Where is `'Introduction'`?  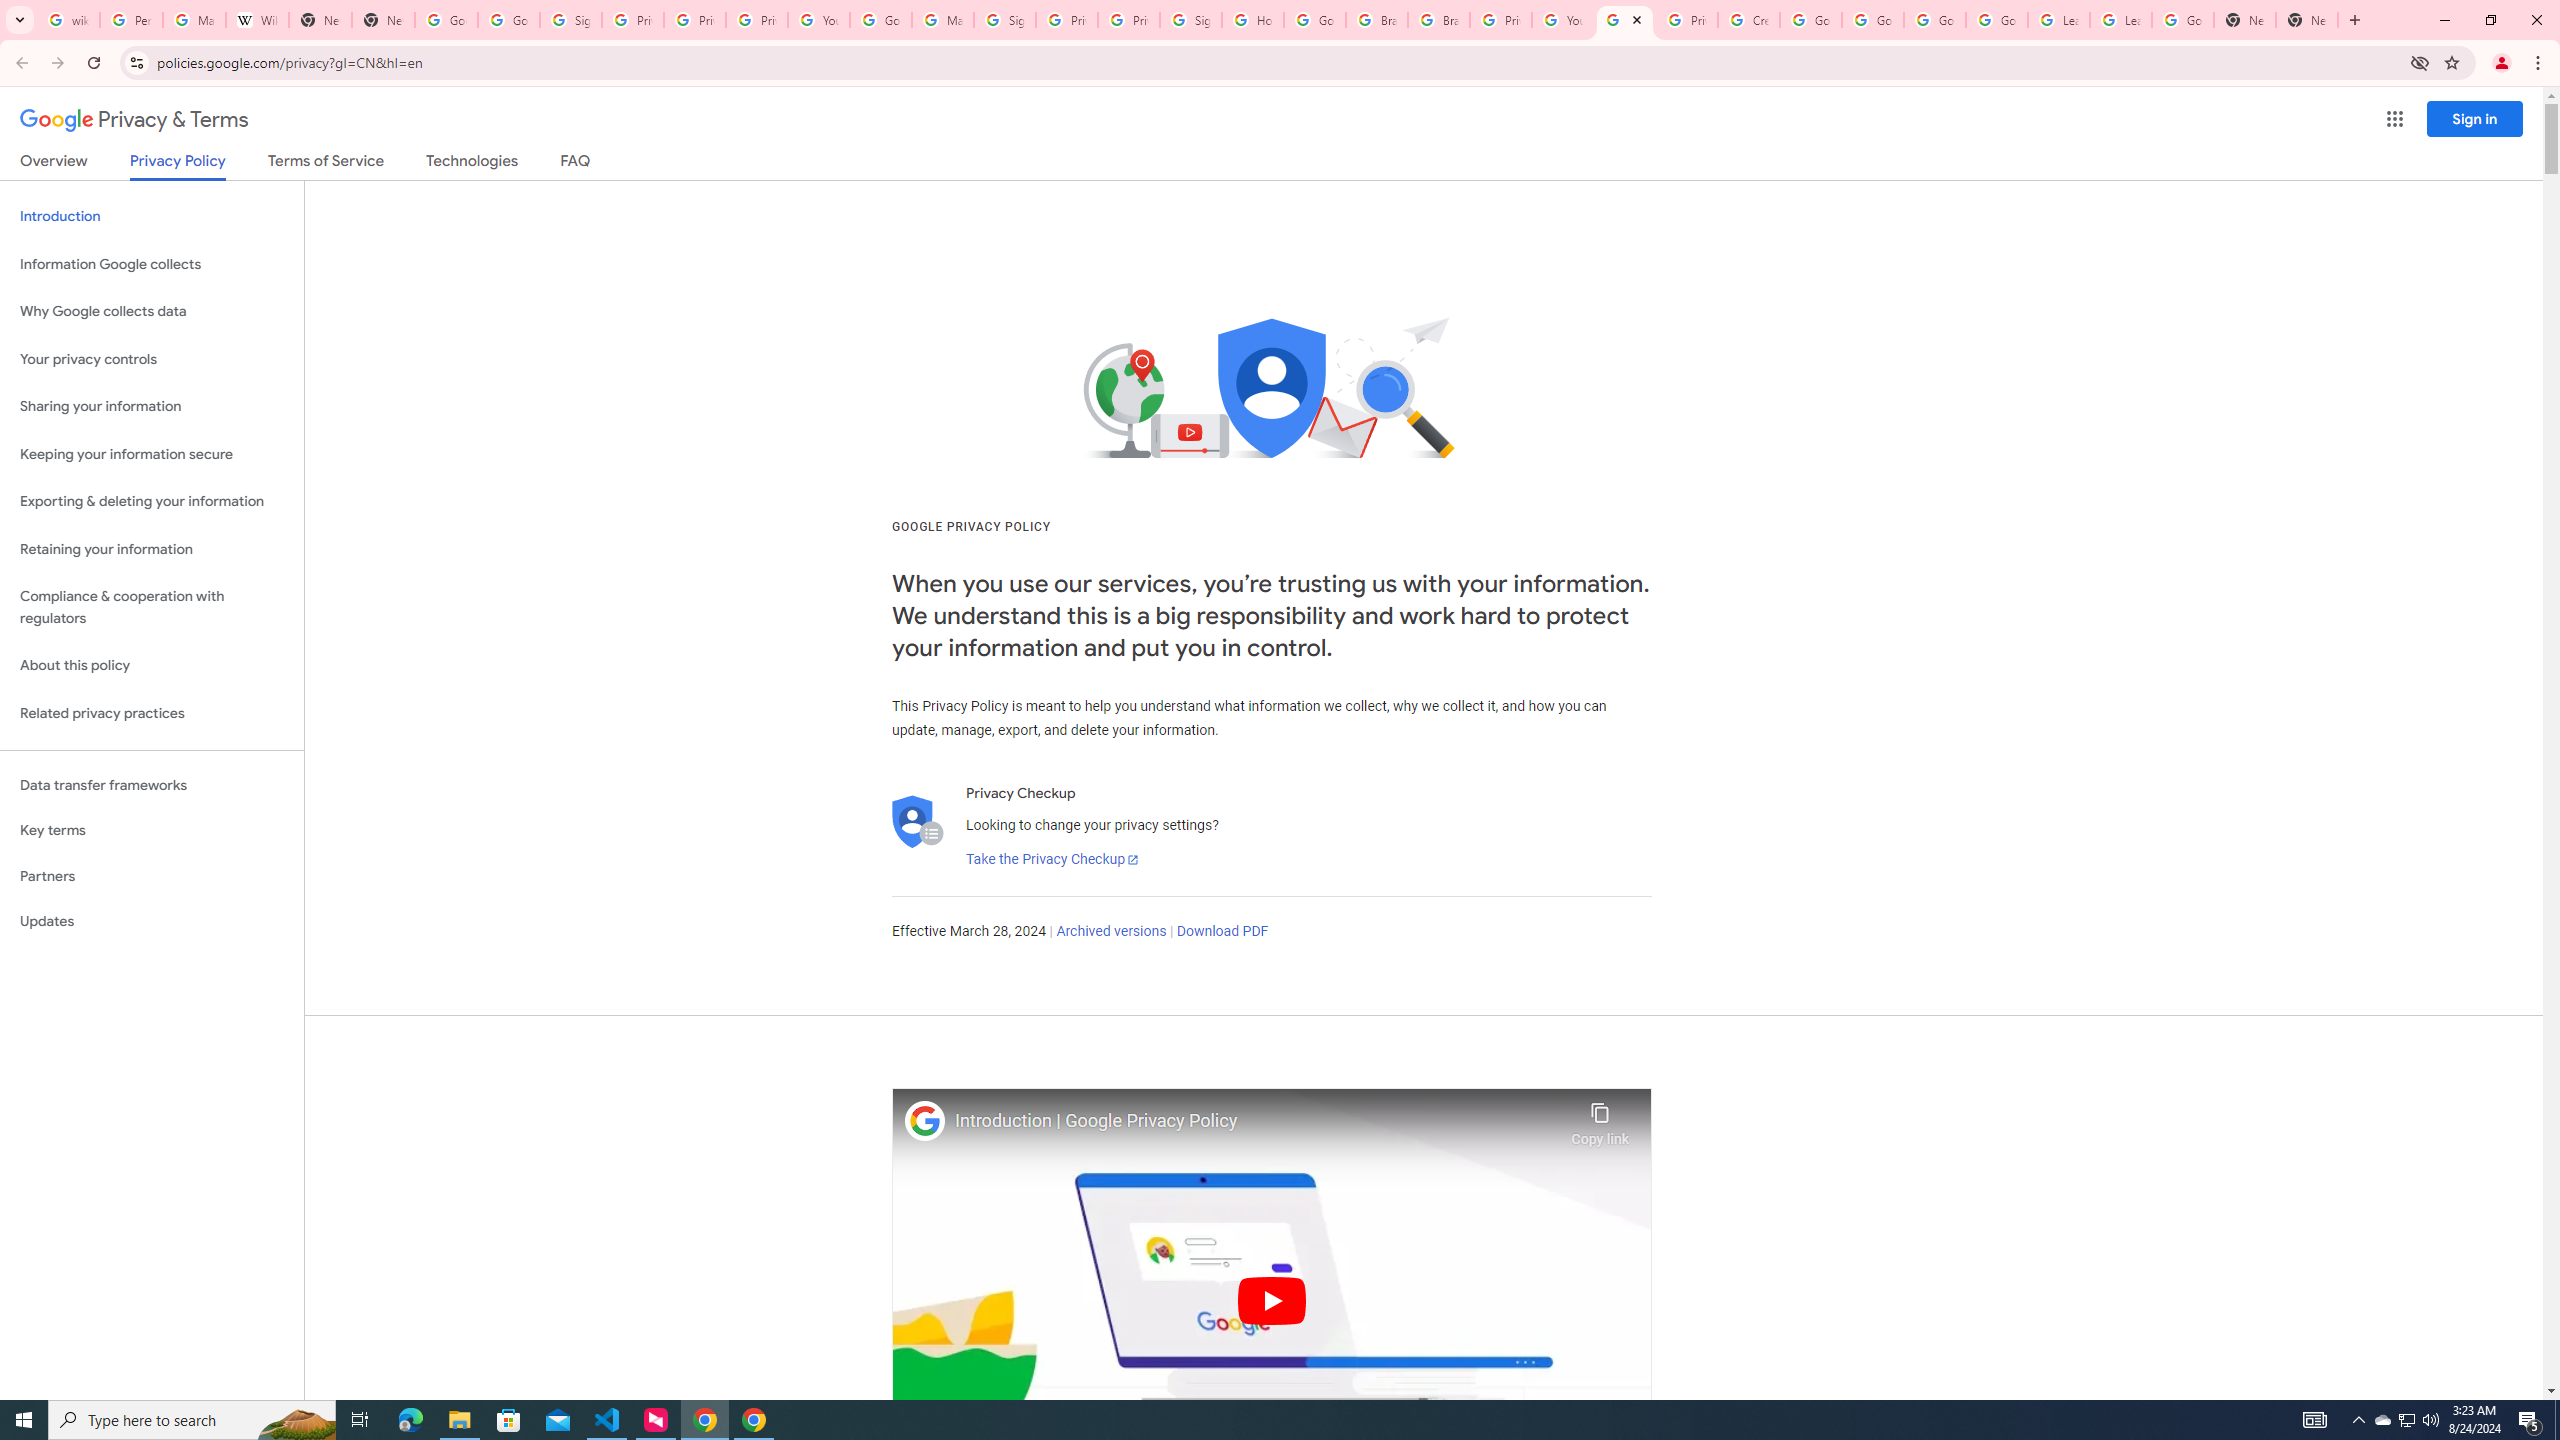 'Introduction' is located at coordinates (151, 215).